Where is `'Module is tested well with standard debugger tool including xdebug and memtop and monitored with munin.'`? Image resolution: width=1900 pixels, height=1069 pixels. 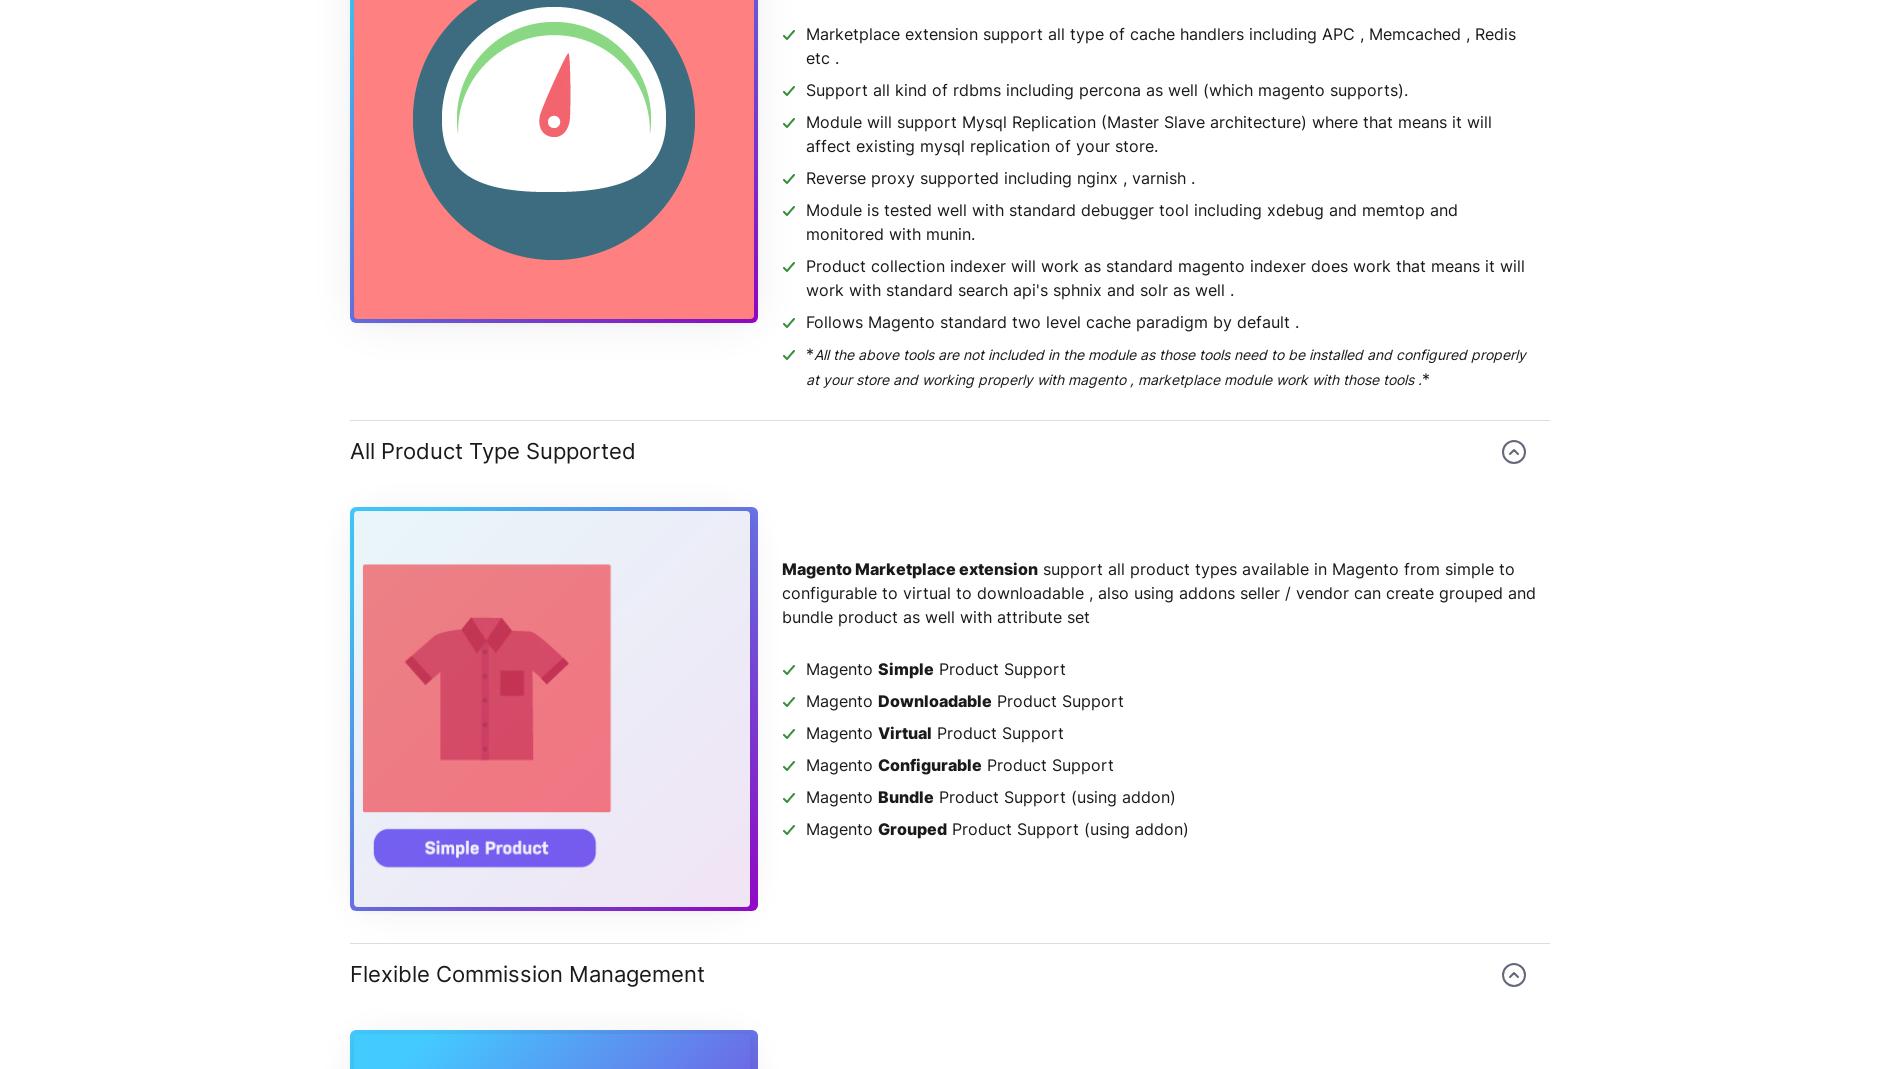 'Module is tested well with standard debugger tool including xdebug and memtop and monitored with munin.' is located at coordinates (1132, 221).